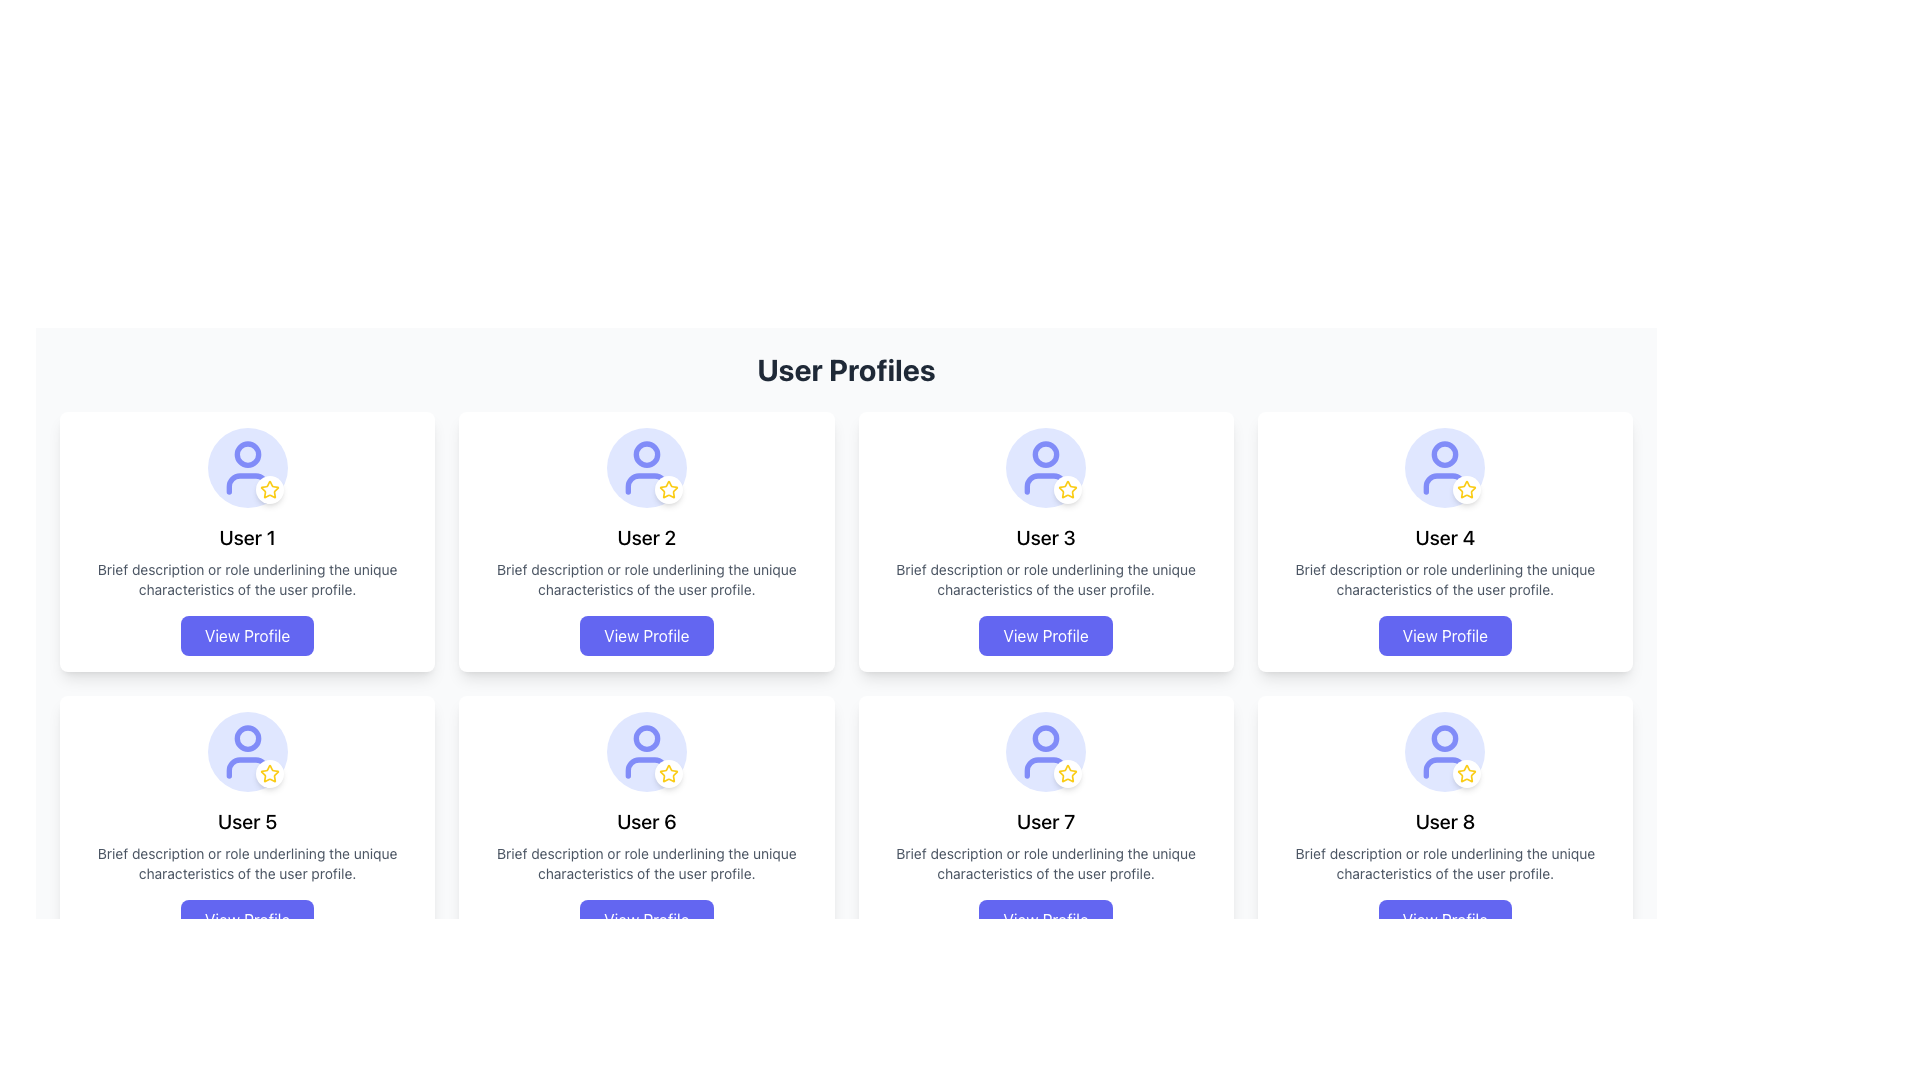  Describe the element at coordinates (246, 752) in the screenshot. I see `the visual avatar representing 'User 5' in the user profiles grid, located in the second row, first column` at that location.